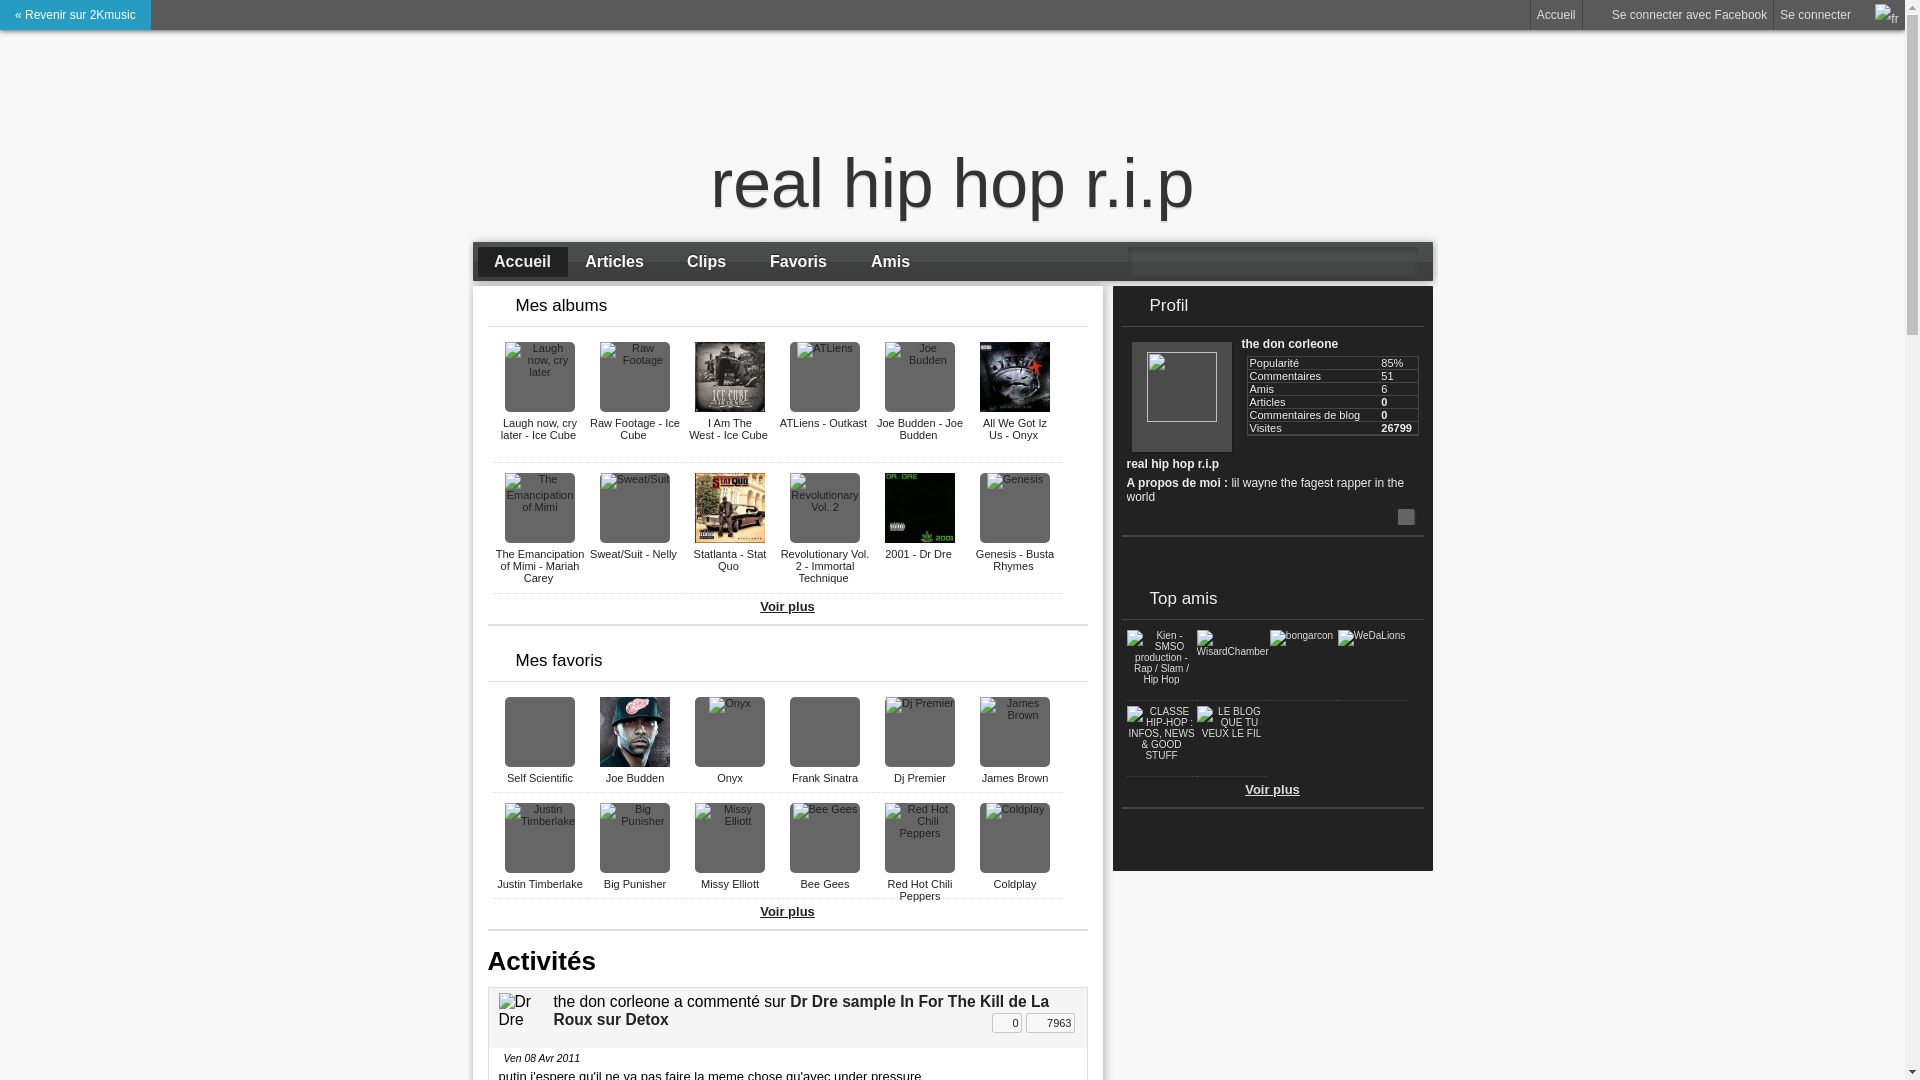  What do you see at coordinates (1301, 635) in the screenshot?
I see `'bongarcon'` at bounding box center [1301, 635].